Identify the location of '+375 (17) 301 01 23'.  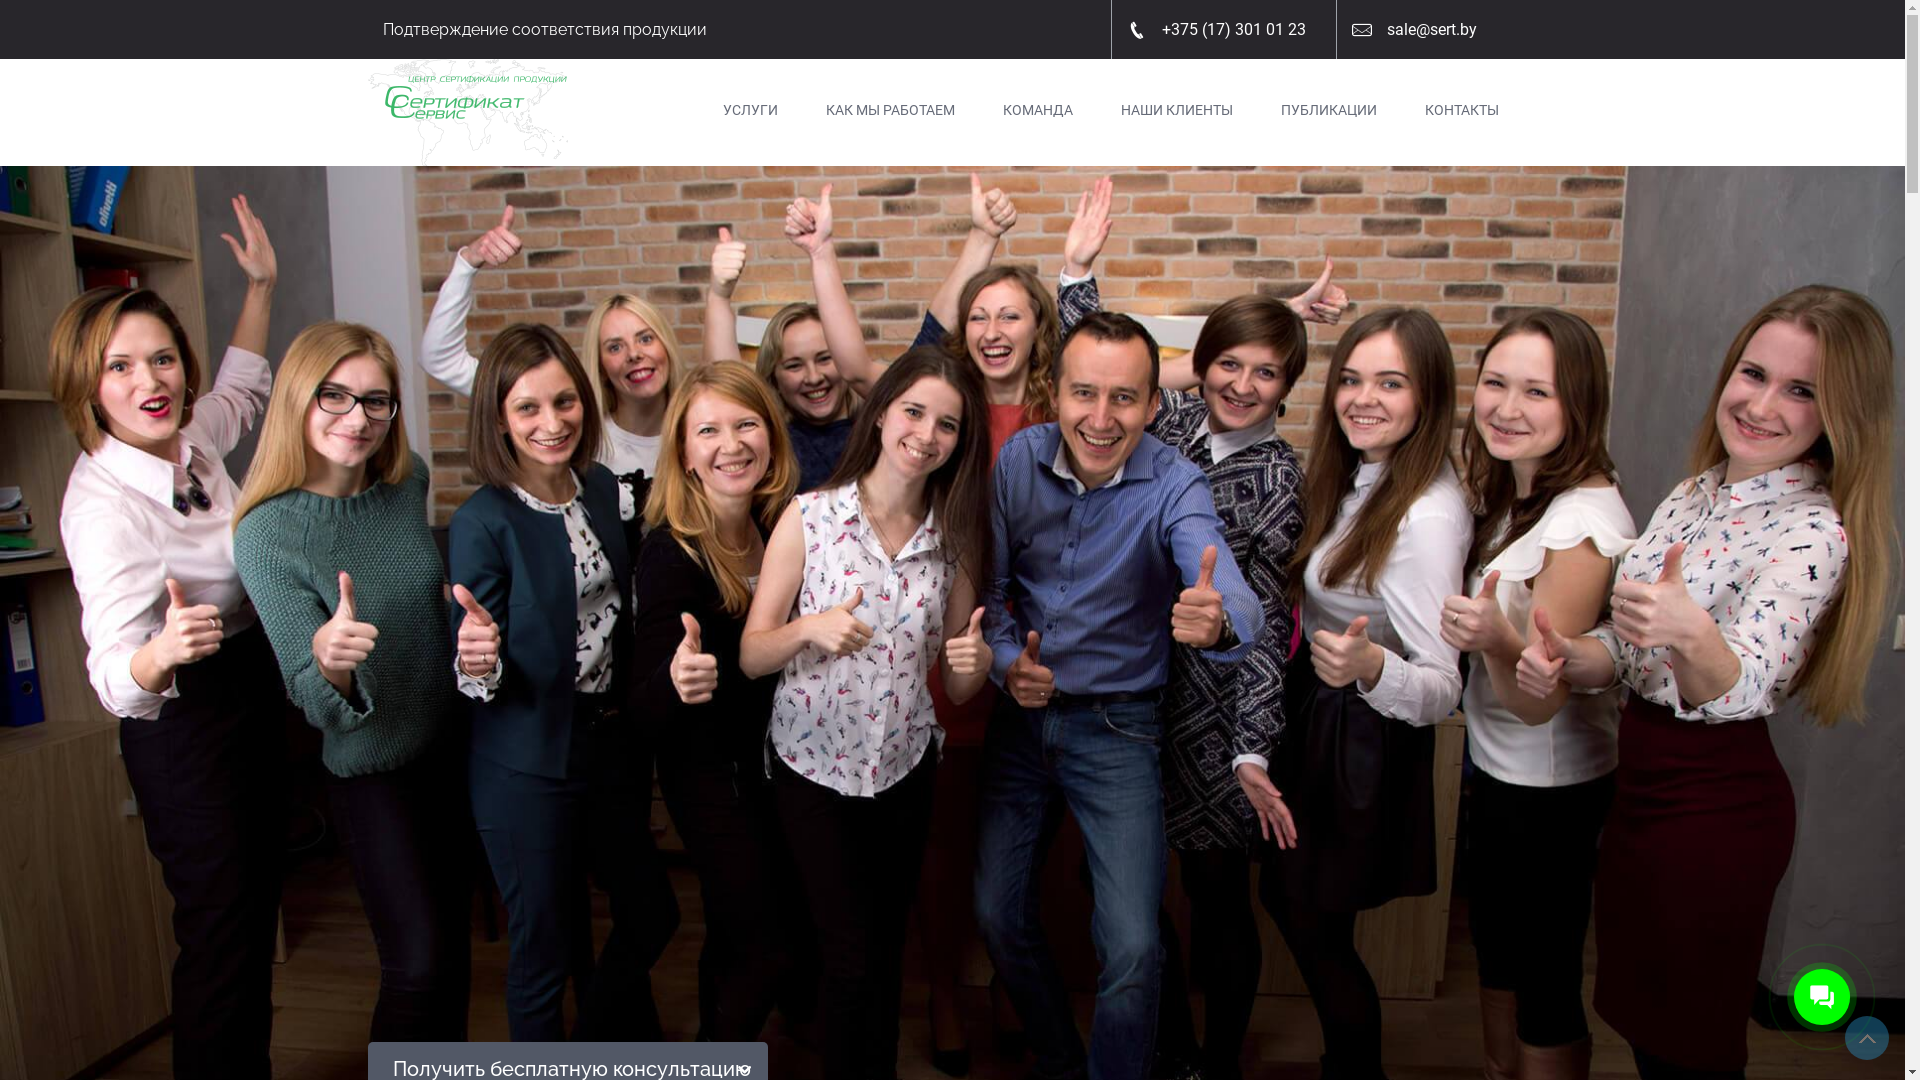
(1147, 29).